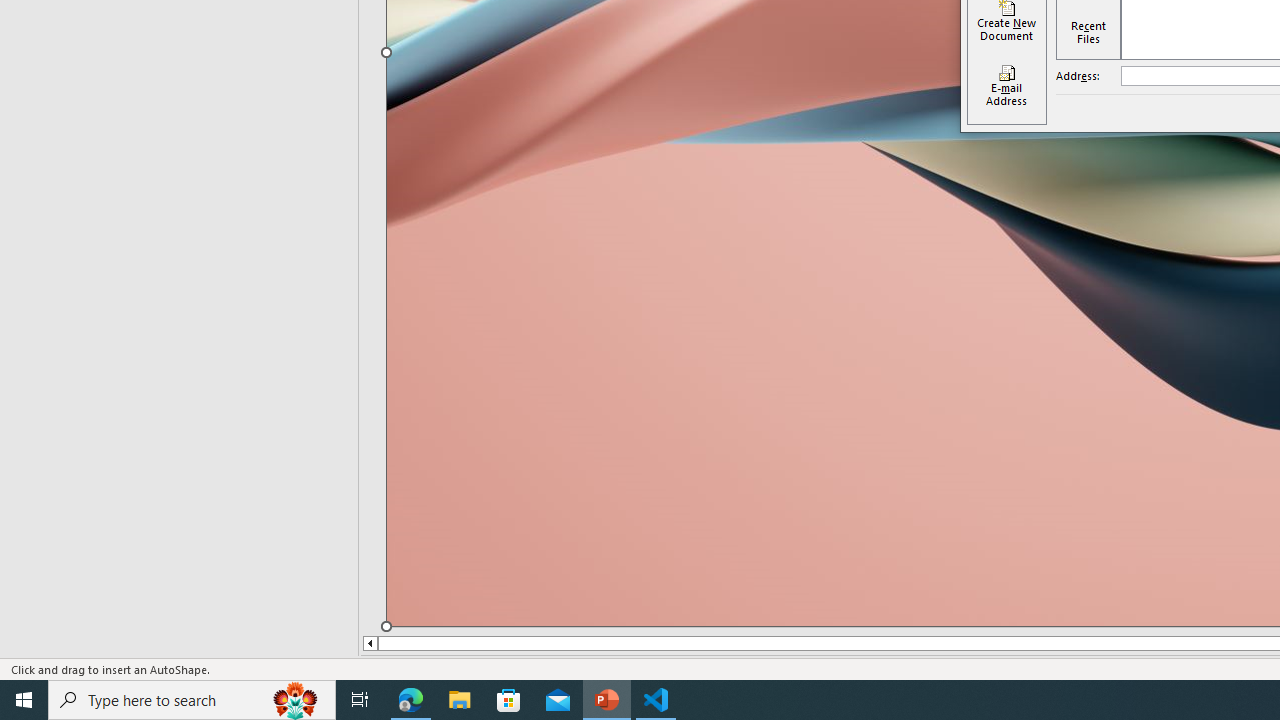 This screenshot has width=1280, height=720. What do you see at coordinates (1087, 32) in the screenshot?
I see `'Recent Files'` at bounding box center [1087, 32].